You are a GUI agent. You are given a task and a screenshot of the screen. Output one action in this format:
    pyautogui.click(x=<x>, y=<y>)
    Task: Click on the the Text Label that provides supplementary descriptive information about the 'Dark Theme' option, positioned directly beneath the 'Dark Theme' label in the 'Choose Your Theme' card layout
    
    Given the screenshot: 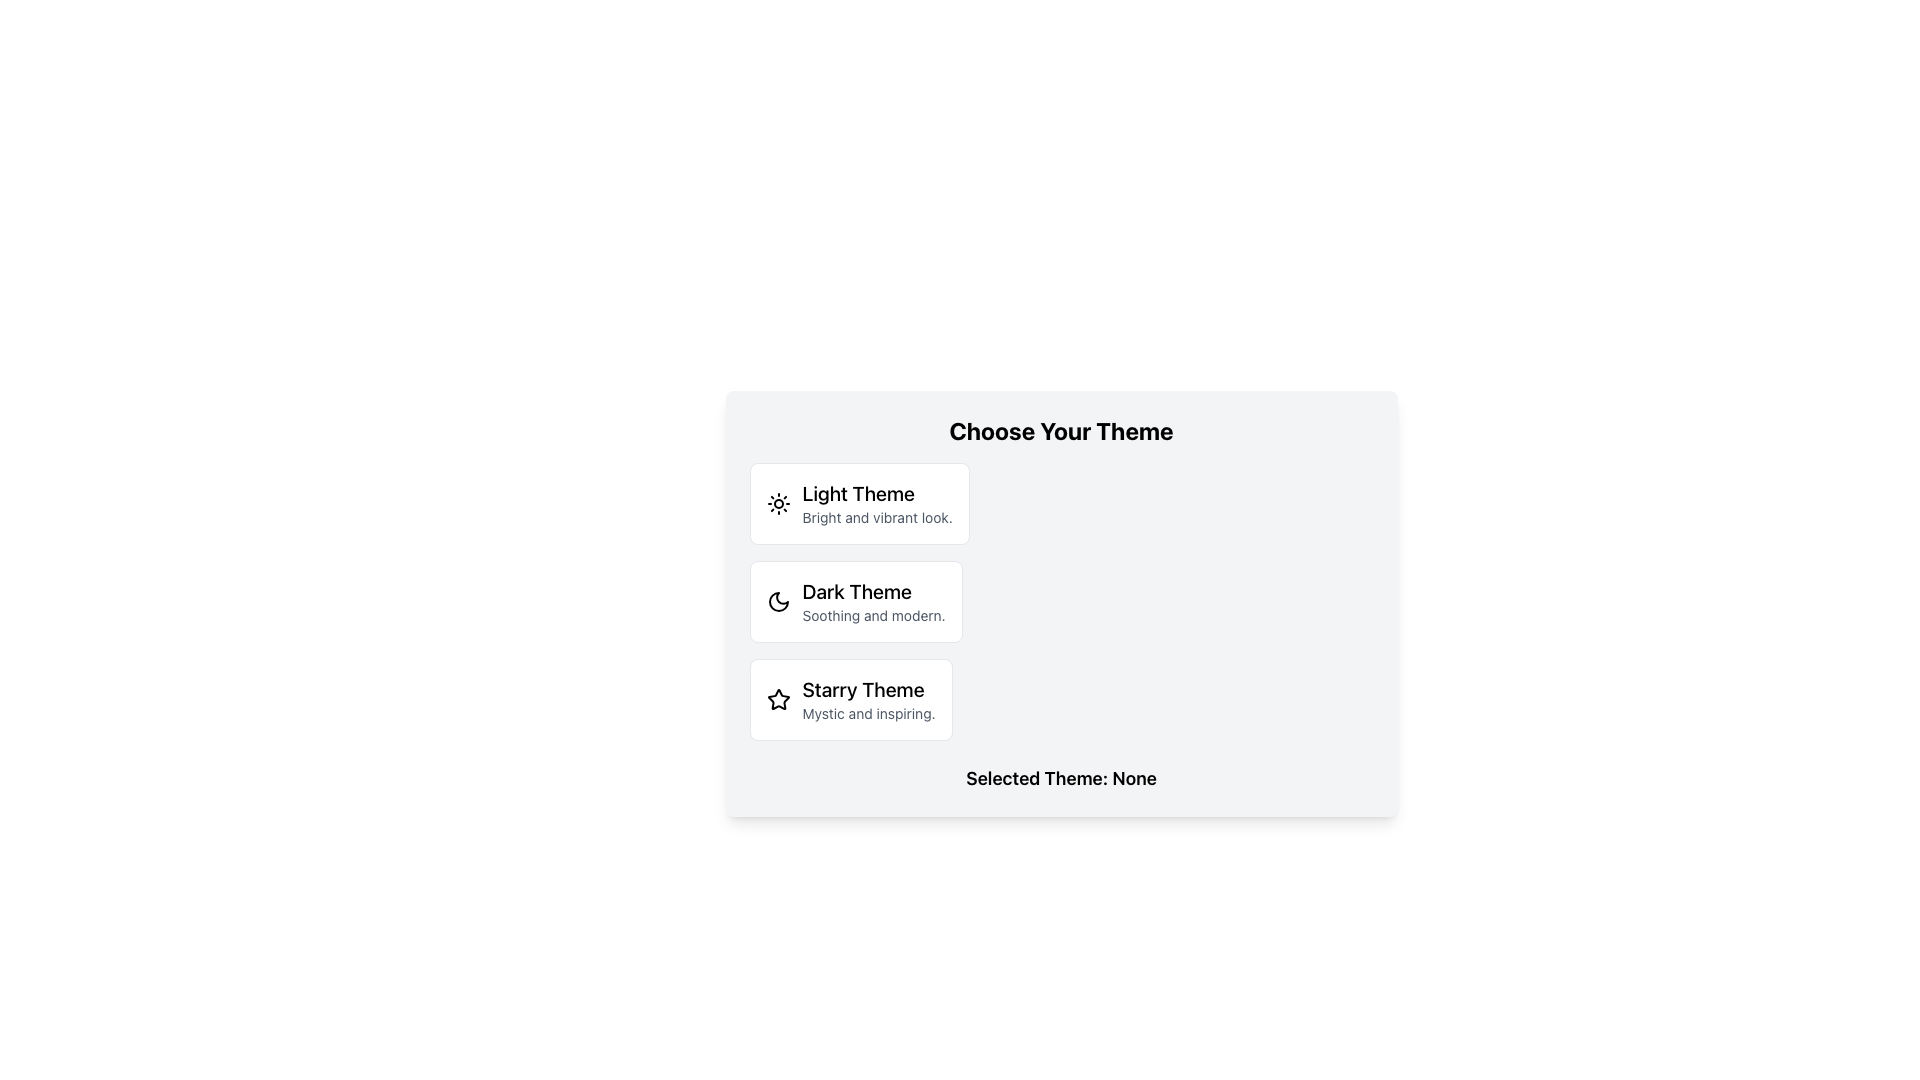 What is the action you would take?
    pyautogui.click(x=874, y=615)
    